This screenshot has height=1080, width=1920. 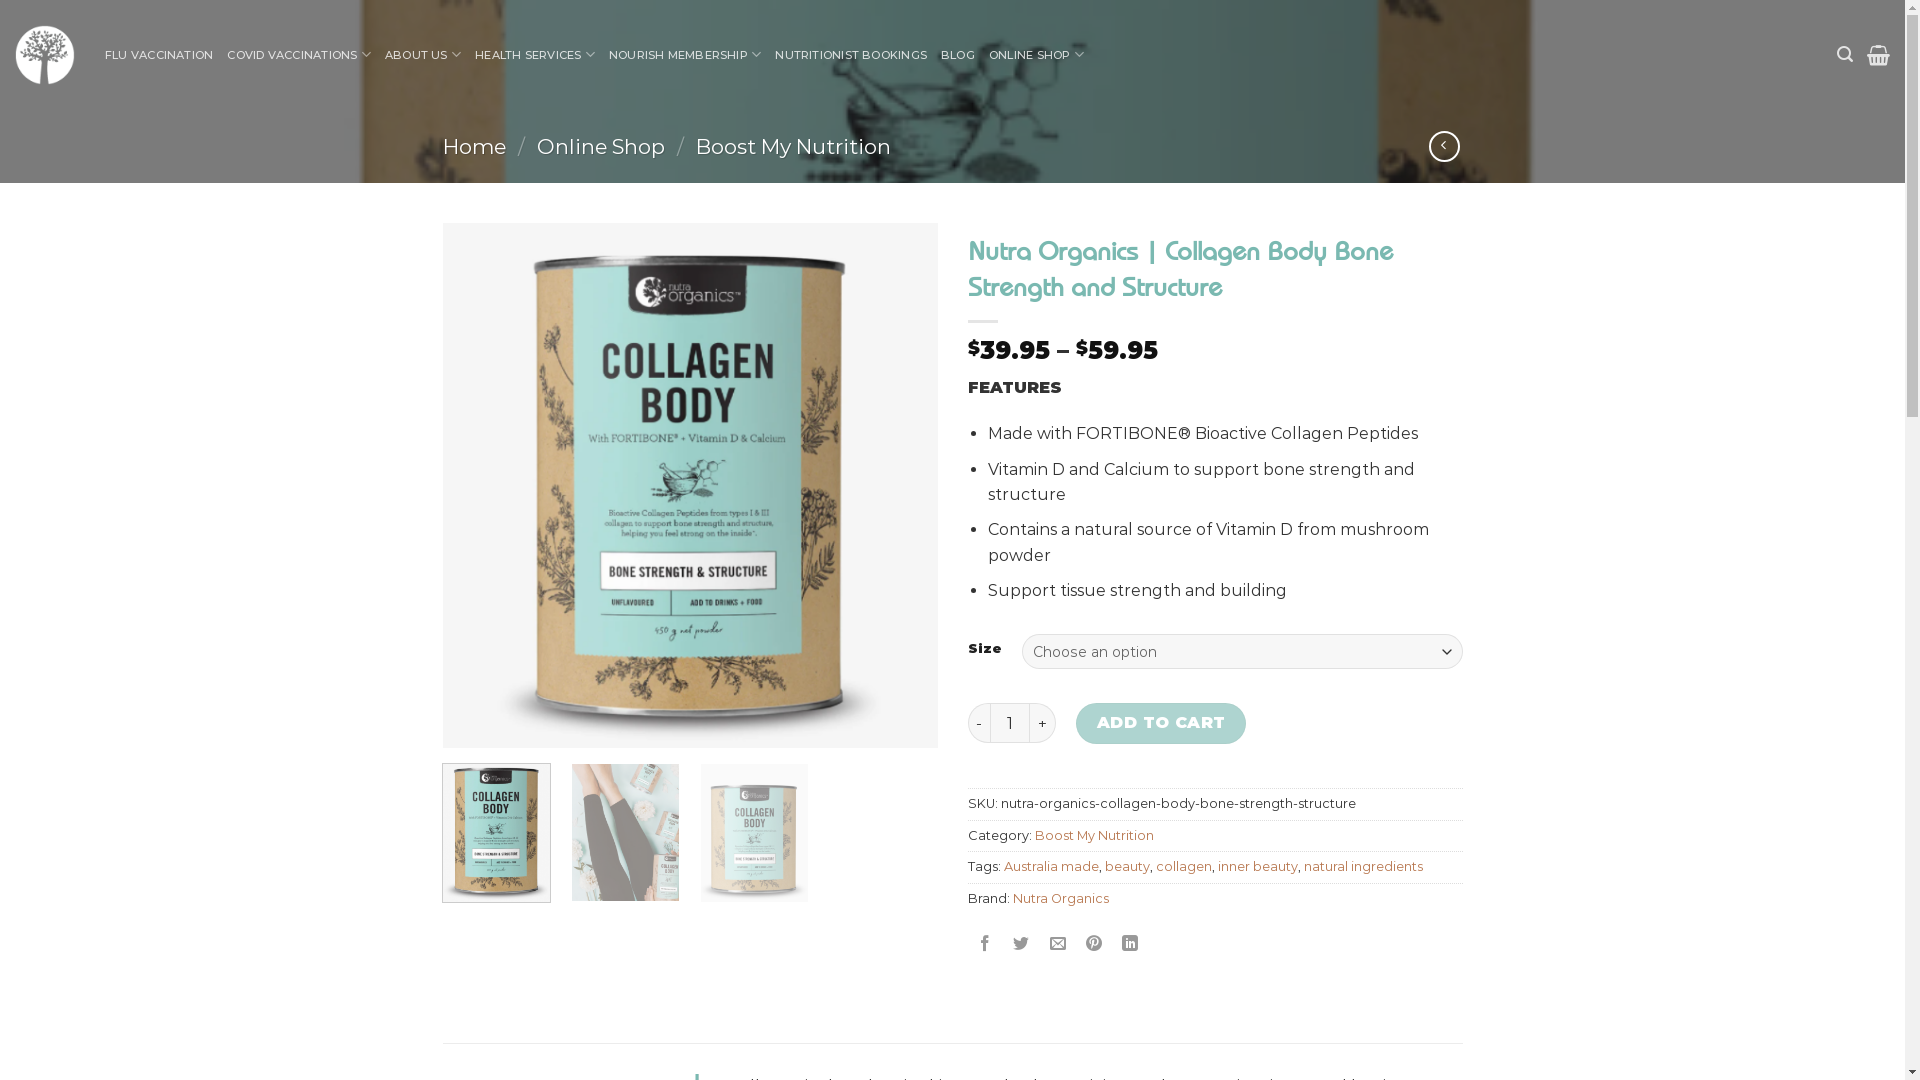 What do you see at coordinates (1877, 53) in the screenshot?
I see `'Cart'` at bounding box center [1877, 53].